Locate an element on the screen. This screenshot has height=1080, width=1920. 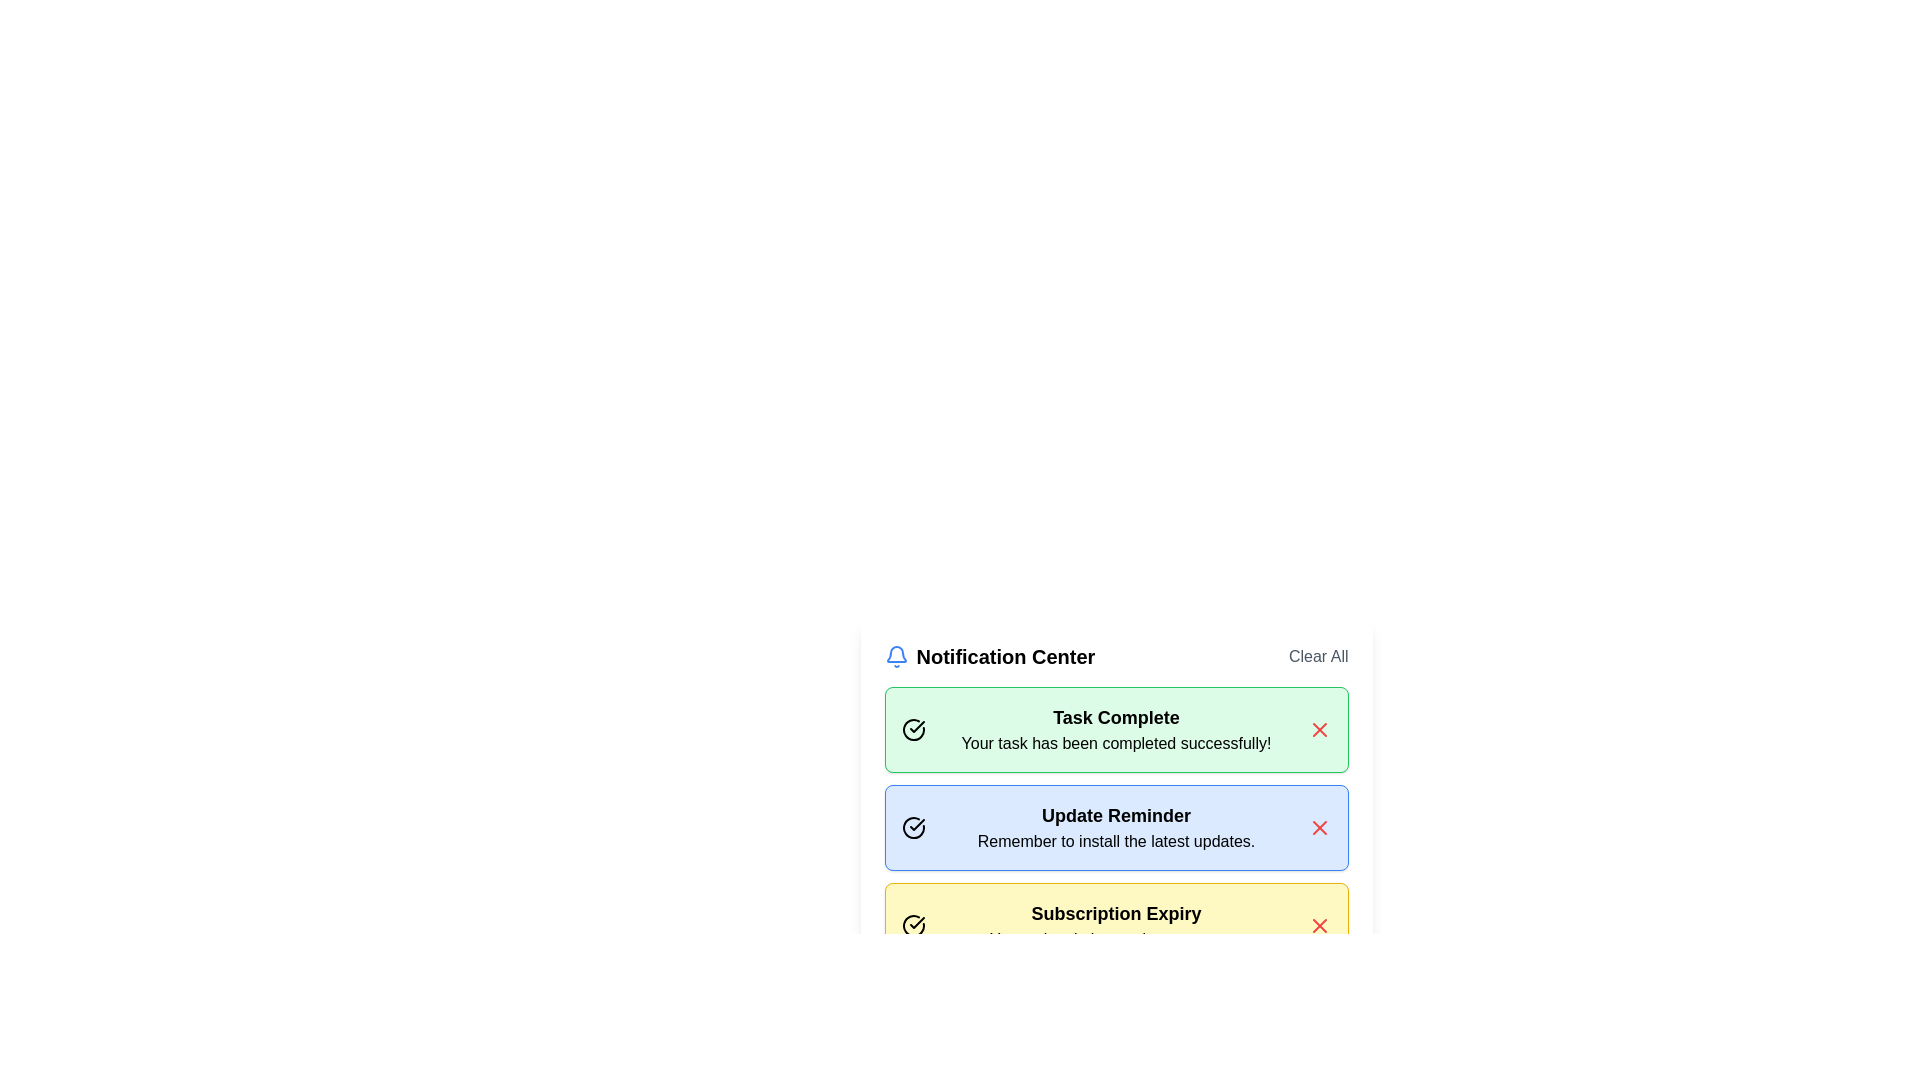
the static text that reads 'Remember to install the latest updates.' which is located within the 'Update Reminder' card, positioned below the header text 'Update Reminder' is located at coordinates (1115, 841).